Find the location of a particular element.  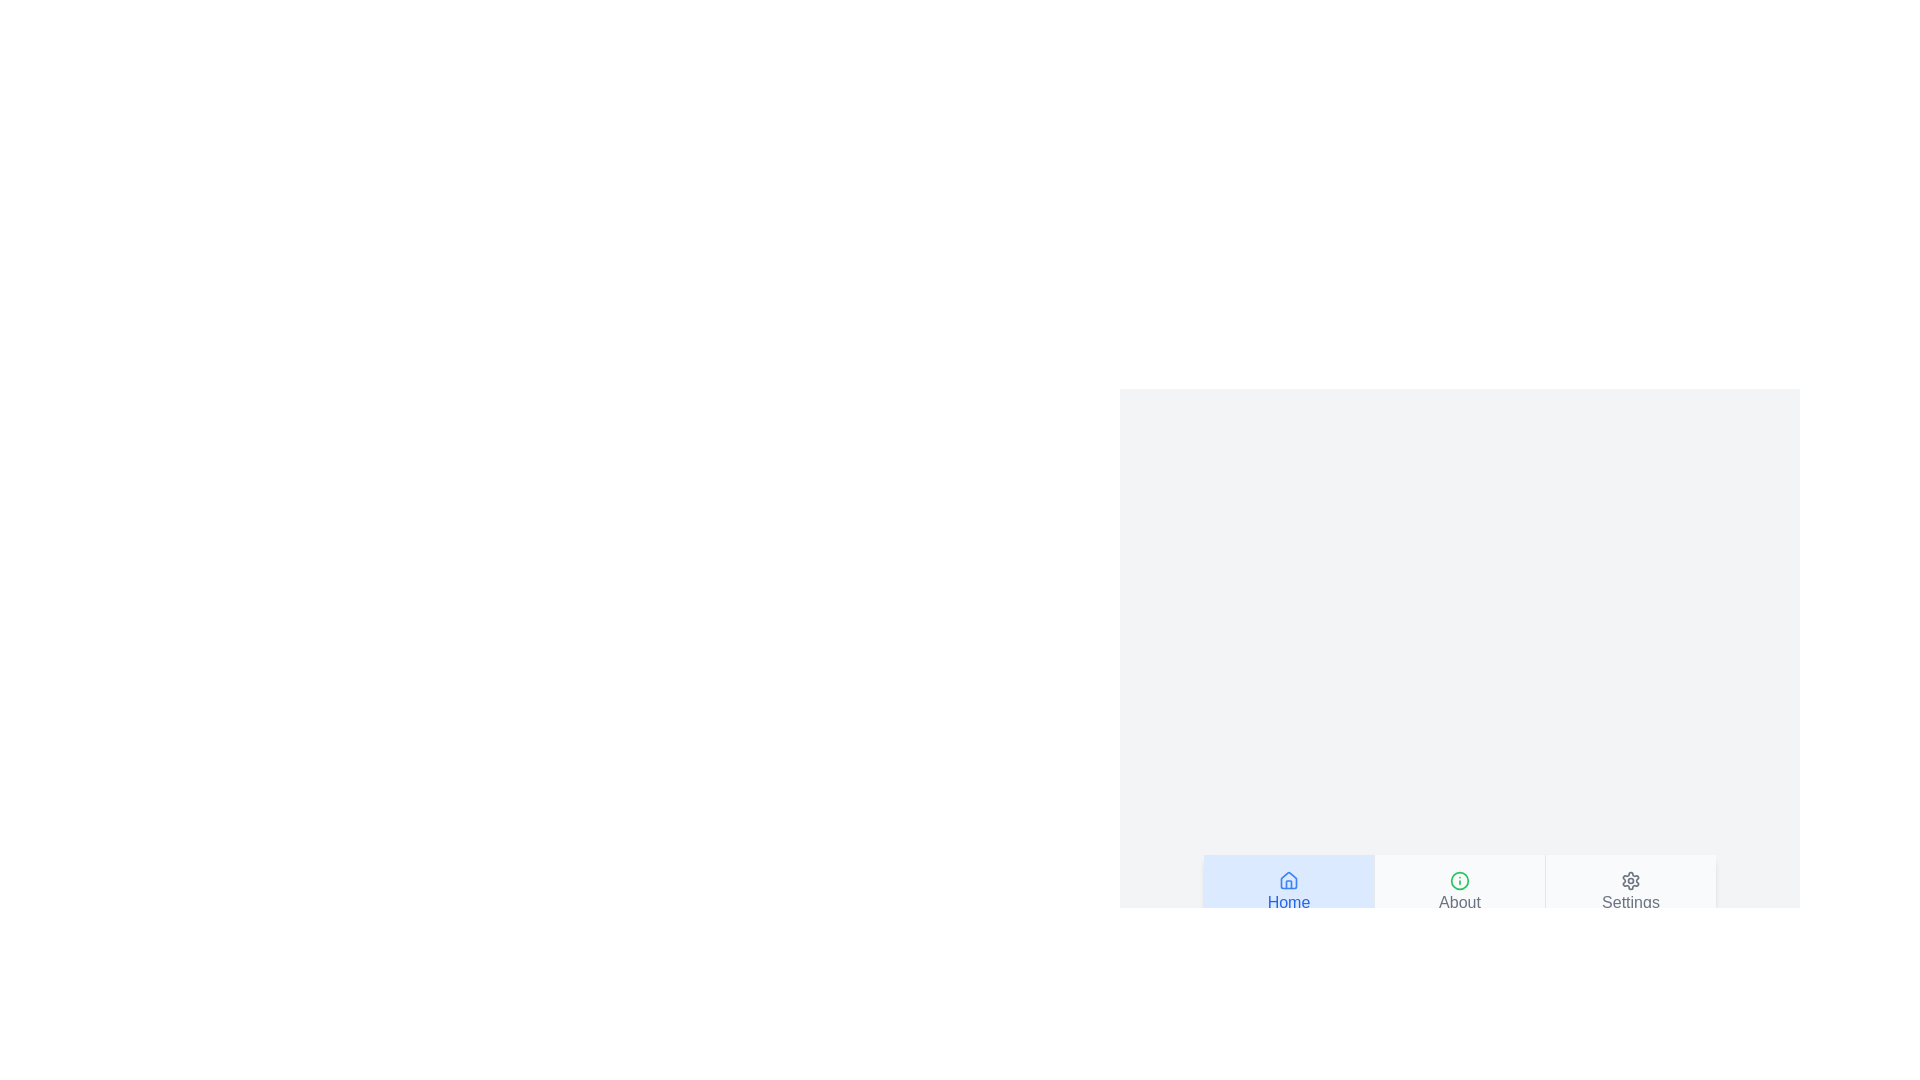

the About tab is located at coordinates (1459, 891).